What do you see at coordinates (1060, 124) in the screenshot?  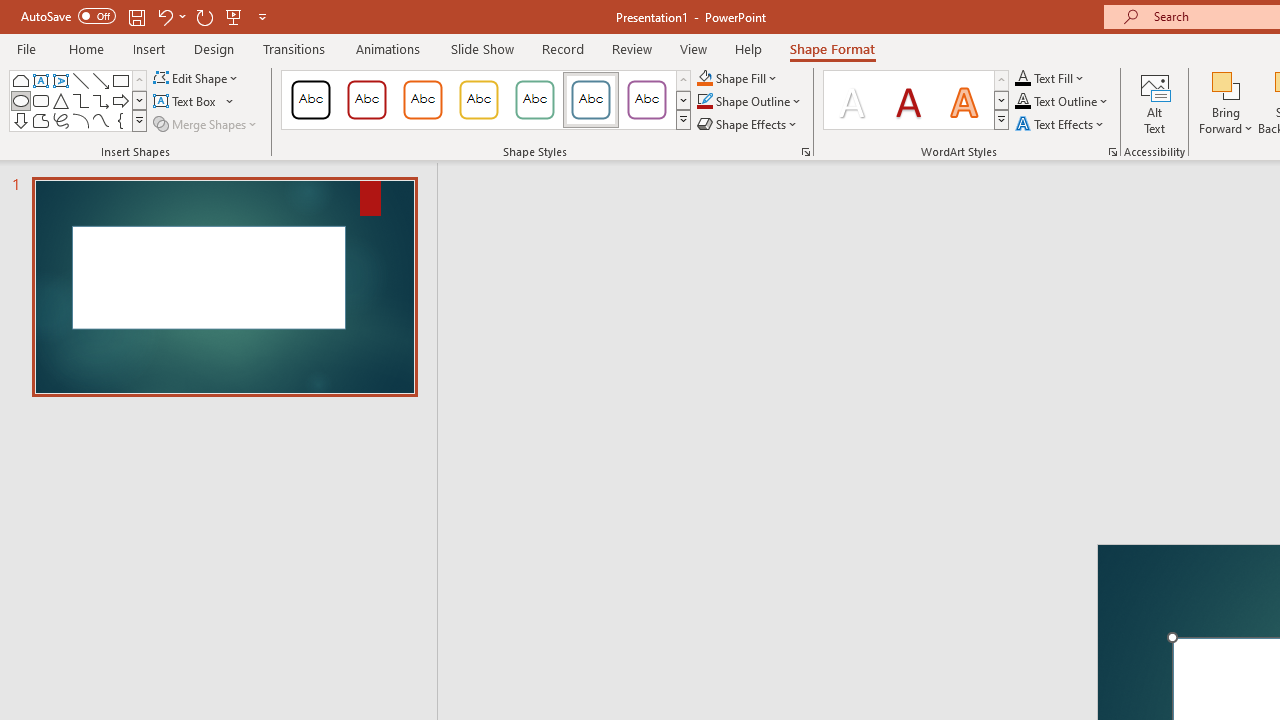 I see `'Text Effects'` at bounding box center [1060, 124].